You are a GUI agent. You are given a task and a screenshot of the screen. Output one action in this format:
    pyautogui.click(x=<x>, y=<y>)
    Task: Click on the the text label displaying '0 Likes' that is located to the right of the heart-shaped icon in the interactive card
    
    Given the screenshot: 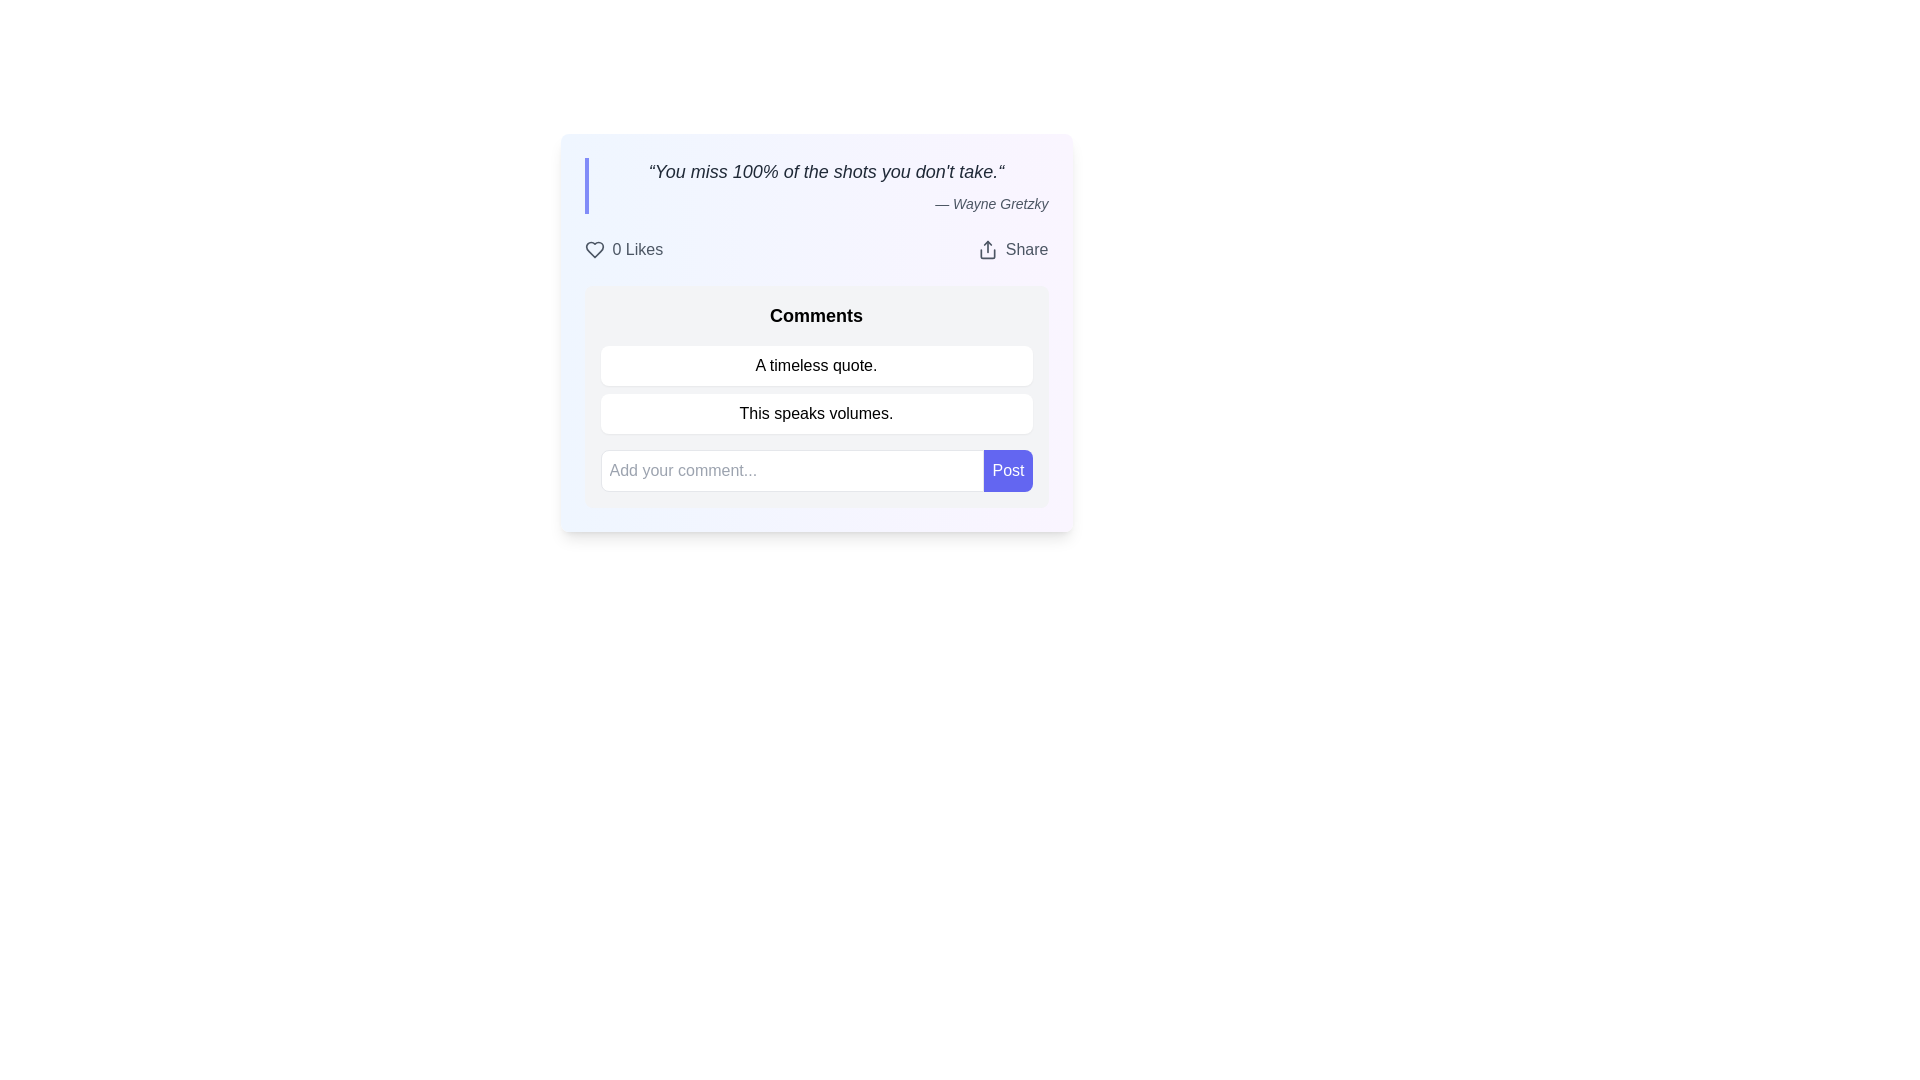 What is the action you would take?
    pyautogui.click(x=636, y=249)
    